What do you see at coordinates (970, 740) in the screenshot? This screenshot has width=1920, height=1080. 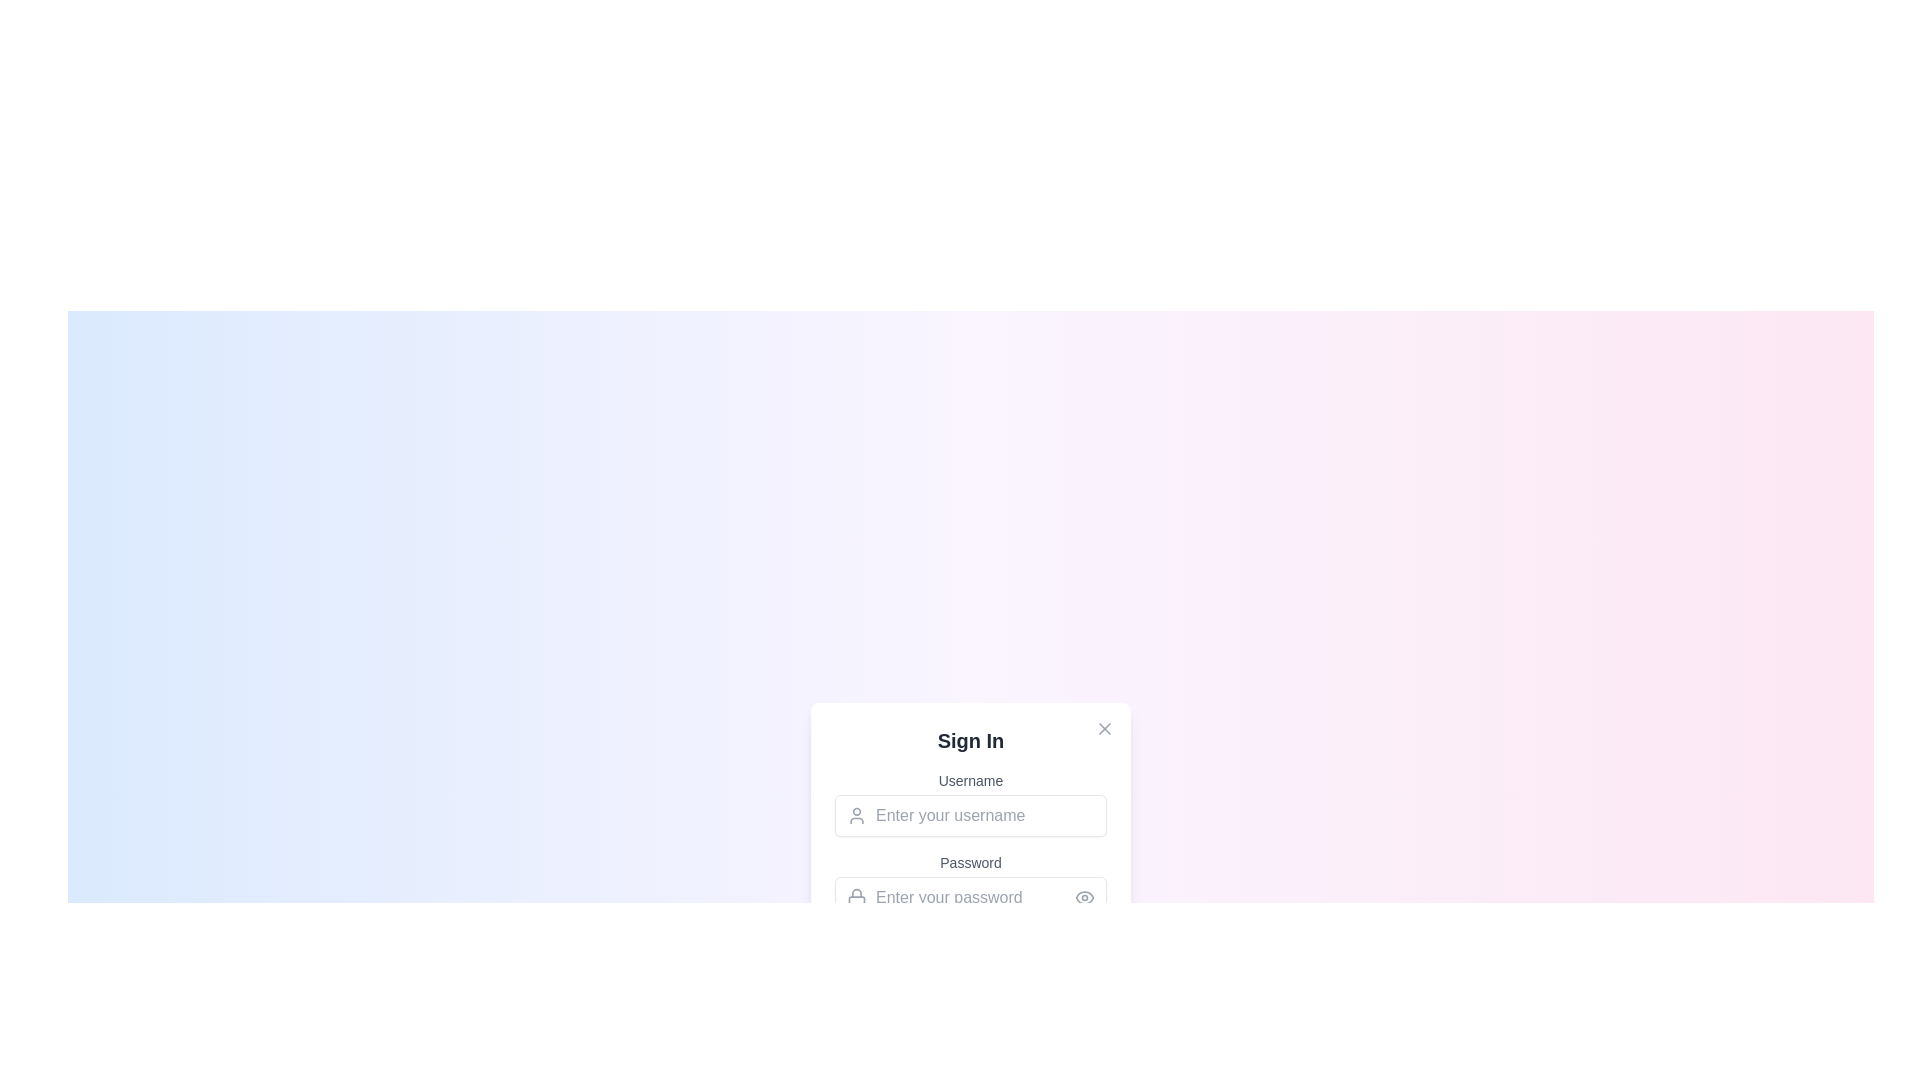 I see `the bold, large-sized 'Sign In' text label, which is styled in dark gray and positioned at the top of the centered login form, directly above the 'Username' input field` at bounding box center [970, 740].